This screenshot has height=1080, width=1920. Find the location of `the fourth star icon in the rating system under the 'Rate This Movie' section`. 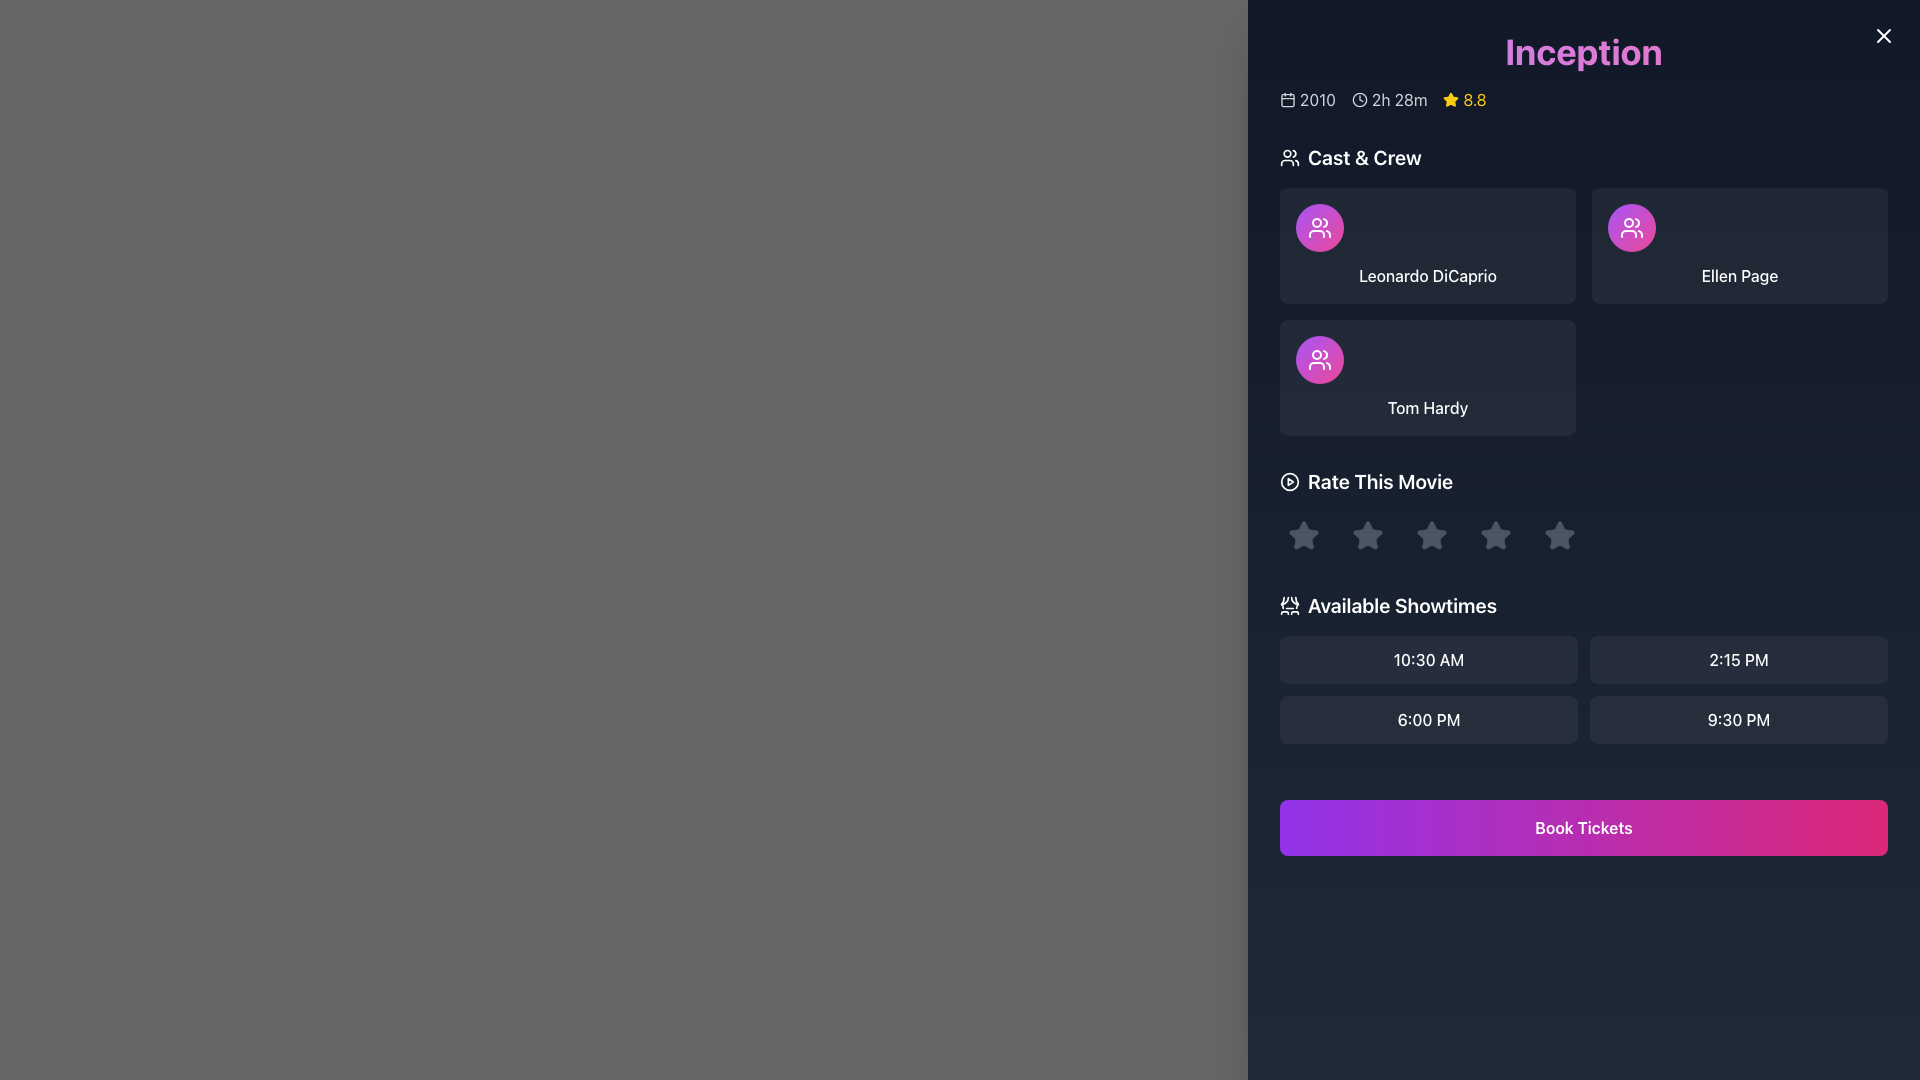

the fourth star icon in the rating system under the 'Rate This Movie' section is located at coordinates (1559, 534).